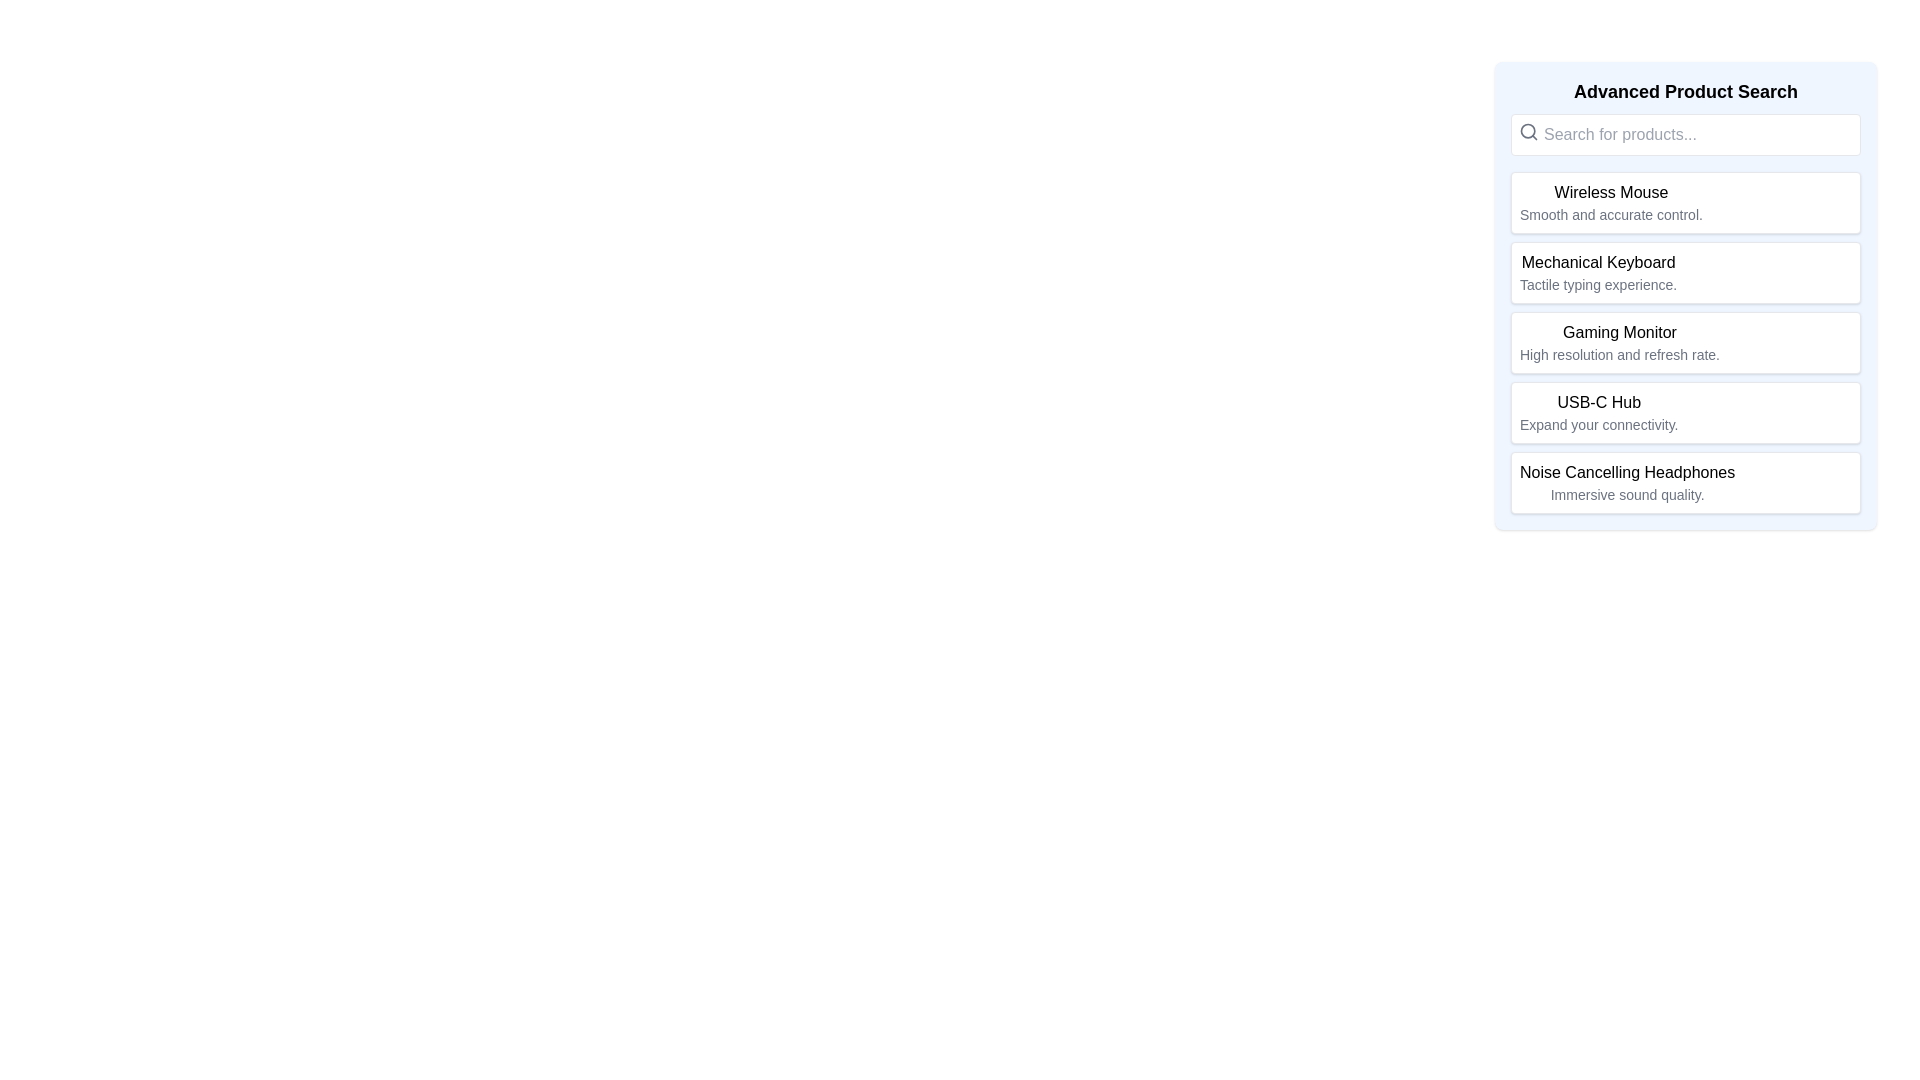 The image size is (1920, 1080). Describe the element at coordinates (1597, 273) in the screenshot. I see `text from the Text label displaying 'Mechanical Keyboard' and 'Tactile typing experience.' which is located below 'Wireless Mouse' and above 'Gaming Monitor'` at that location.